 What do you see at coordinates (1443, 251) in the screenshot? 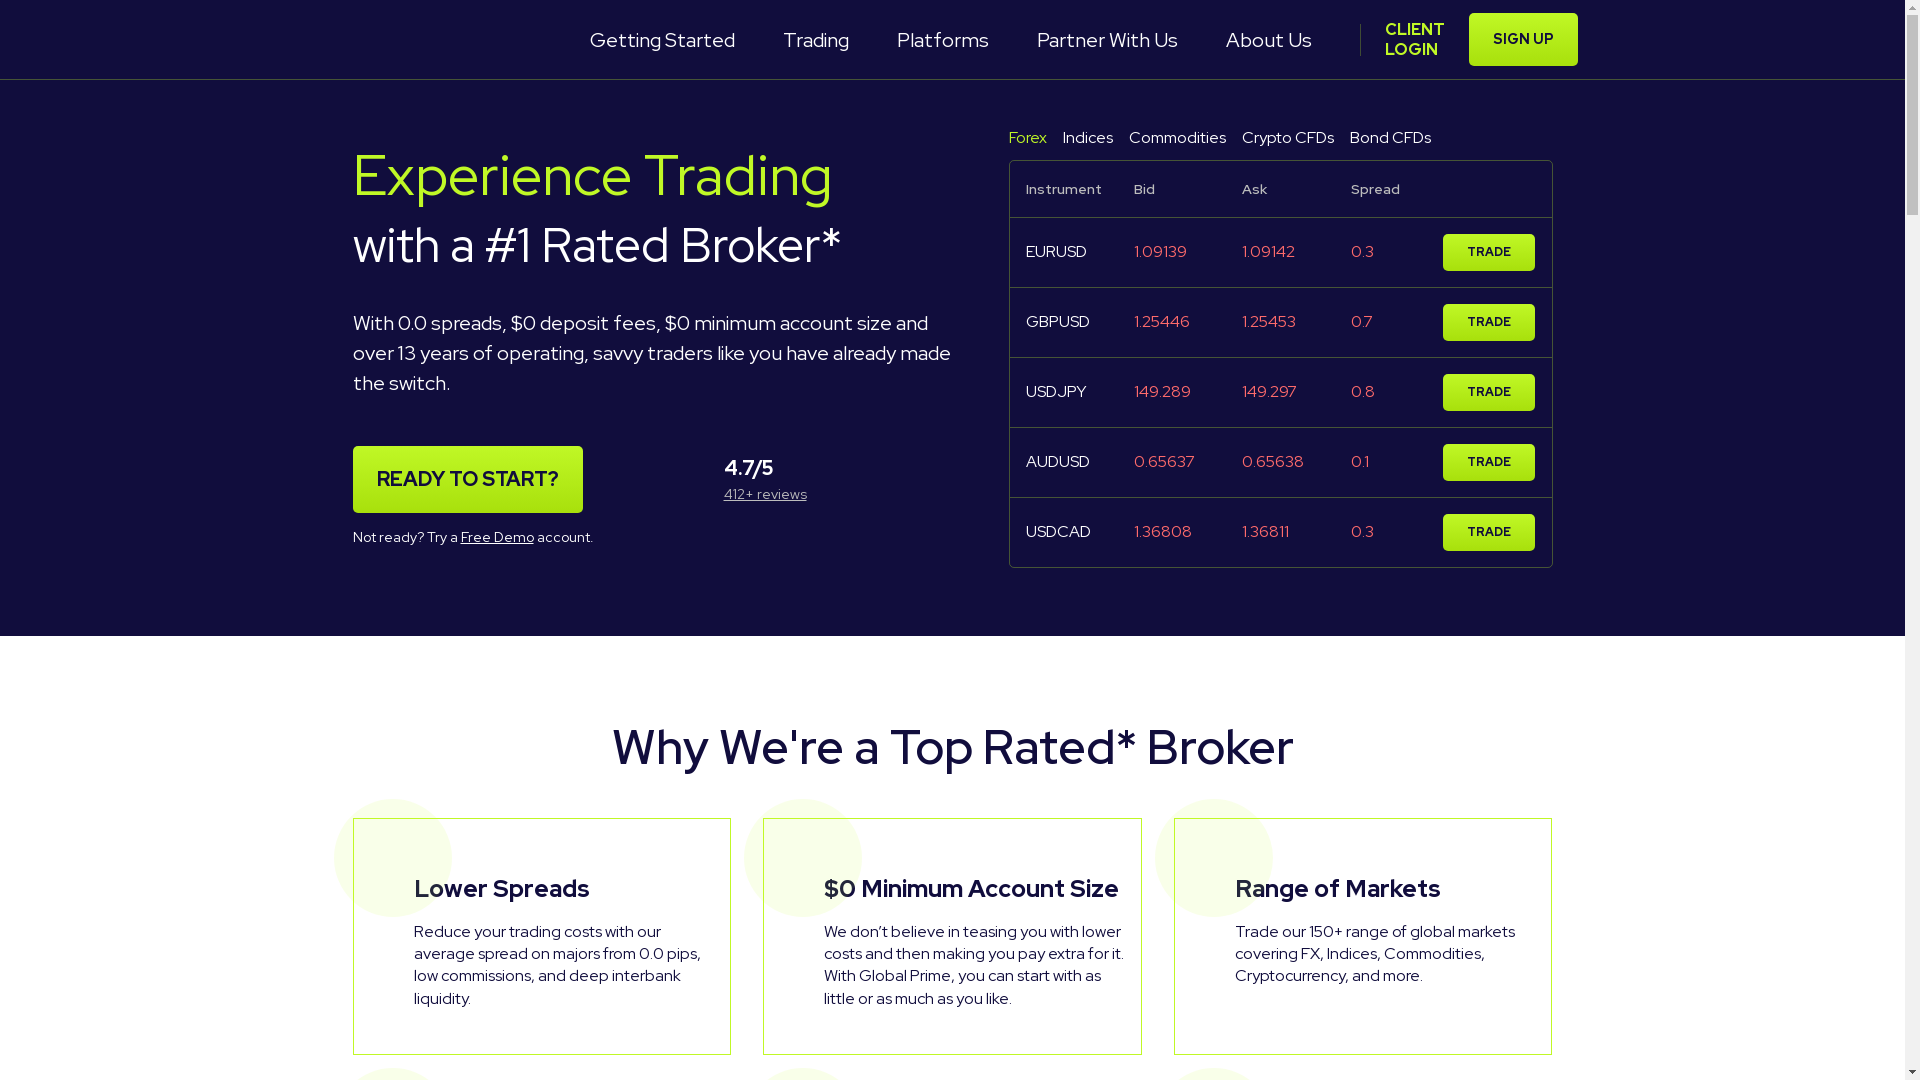
I see `'TRADE'` at bounding box center [1443, 251].